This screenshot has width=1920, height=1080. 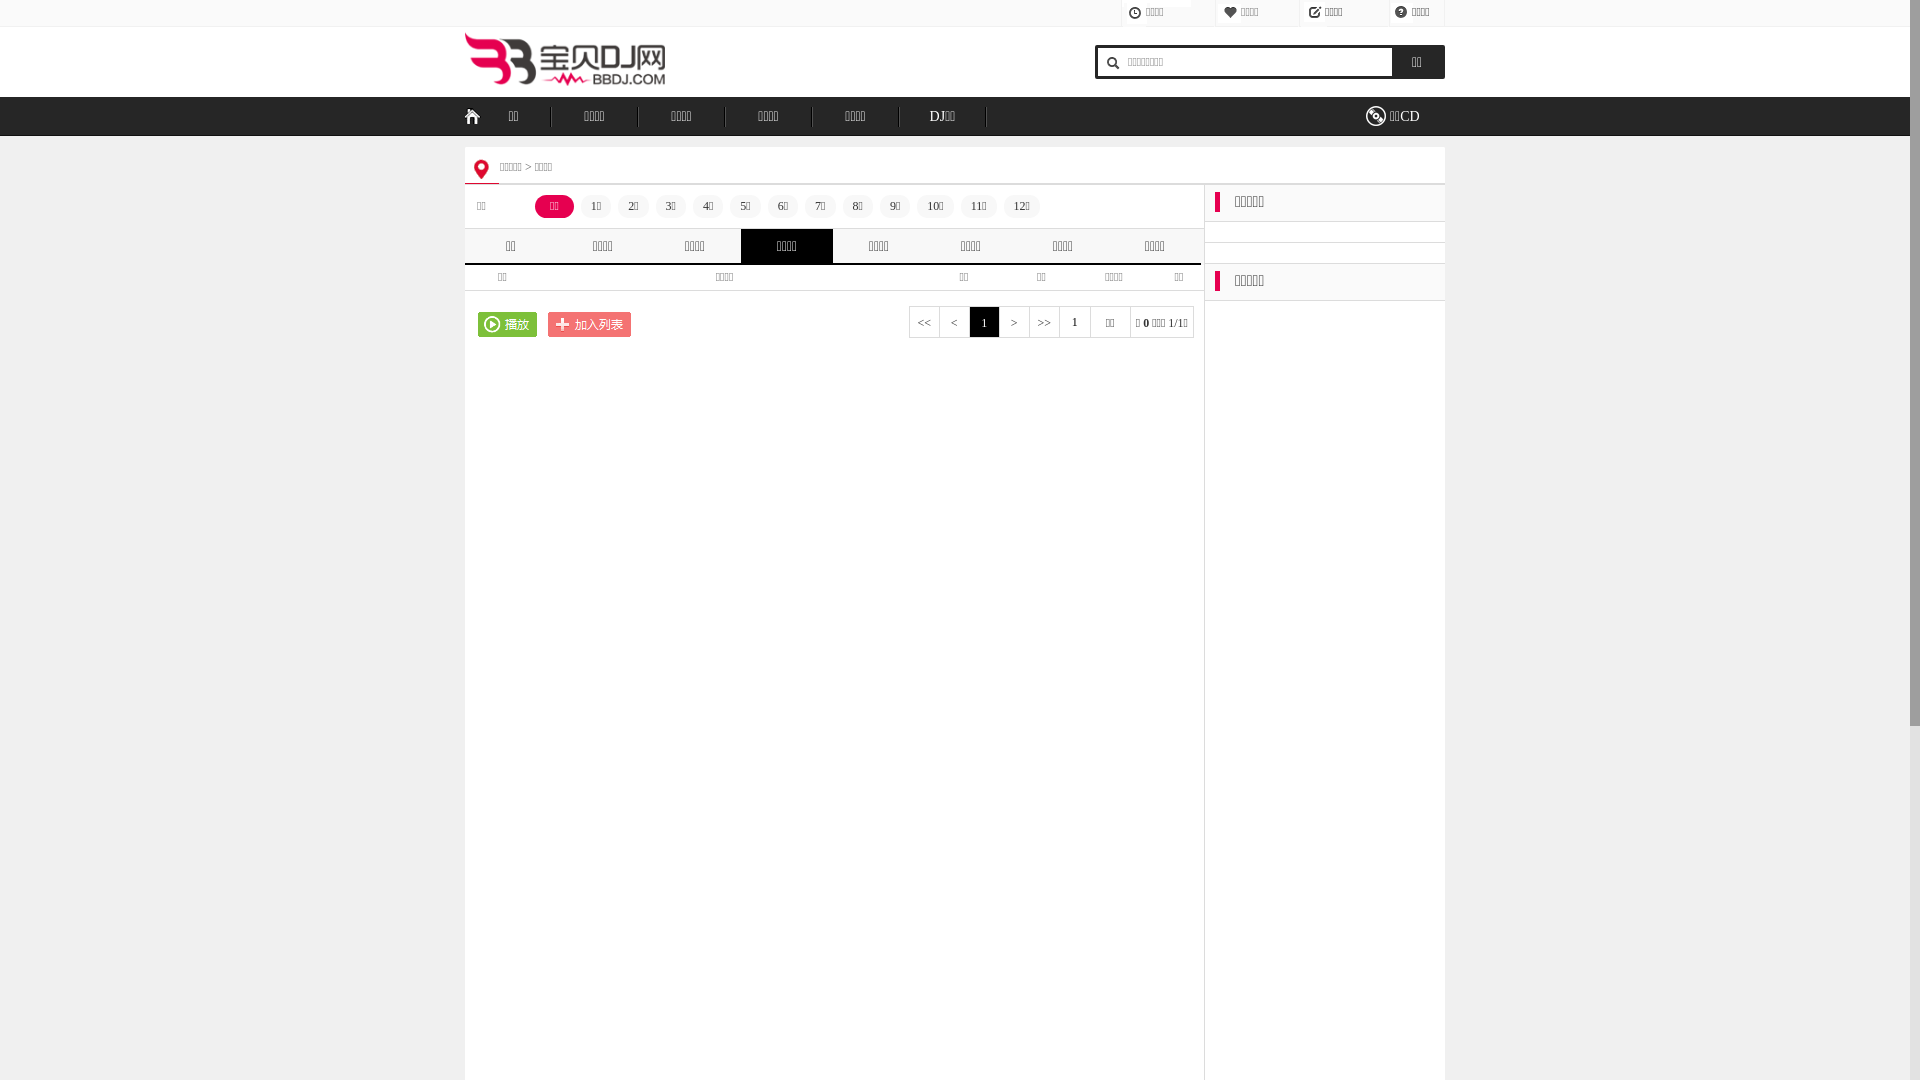 What do you see at coordinates (983, 322) in the screenshot?
I see `'1'` at bounding box center [983, 322].